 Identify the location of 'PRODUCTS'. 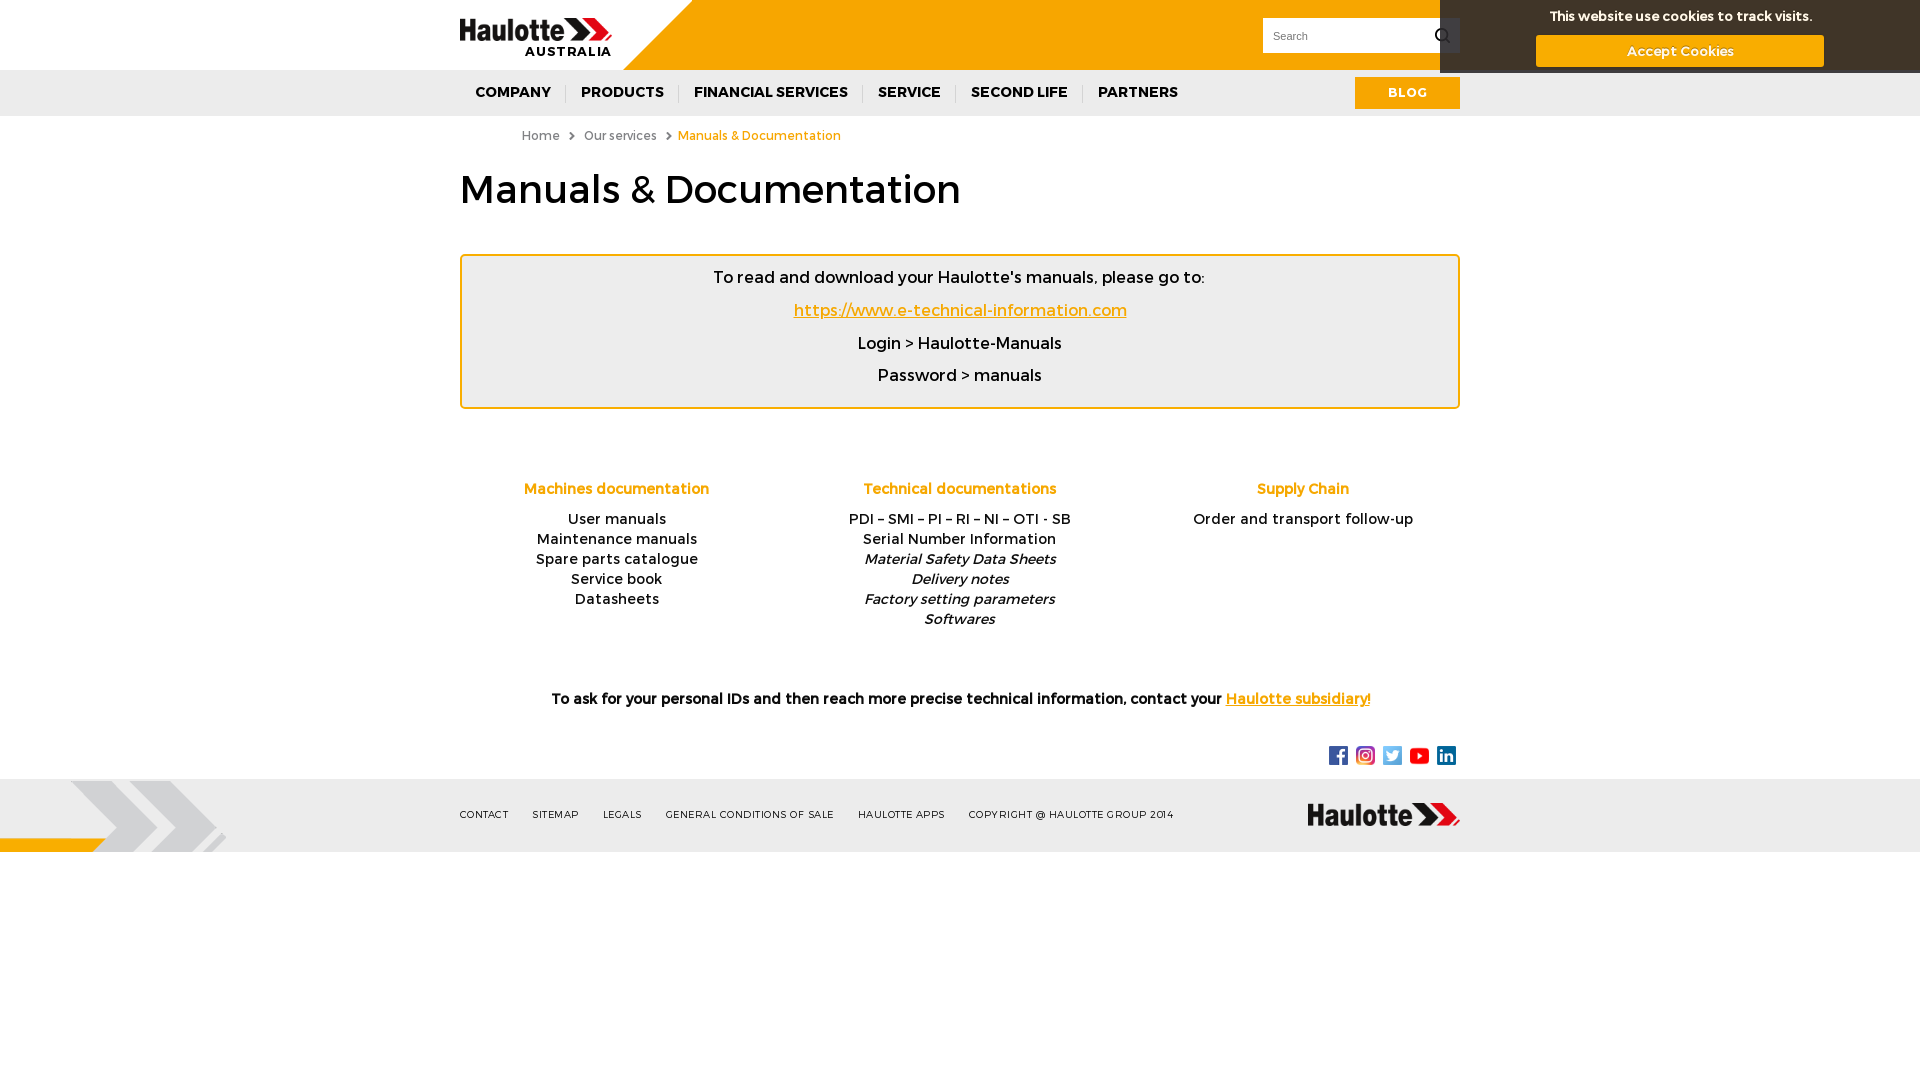
(621, 92).